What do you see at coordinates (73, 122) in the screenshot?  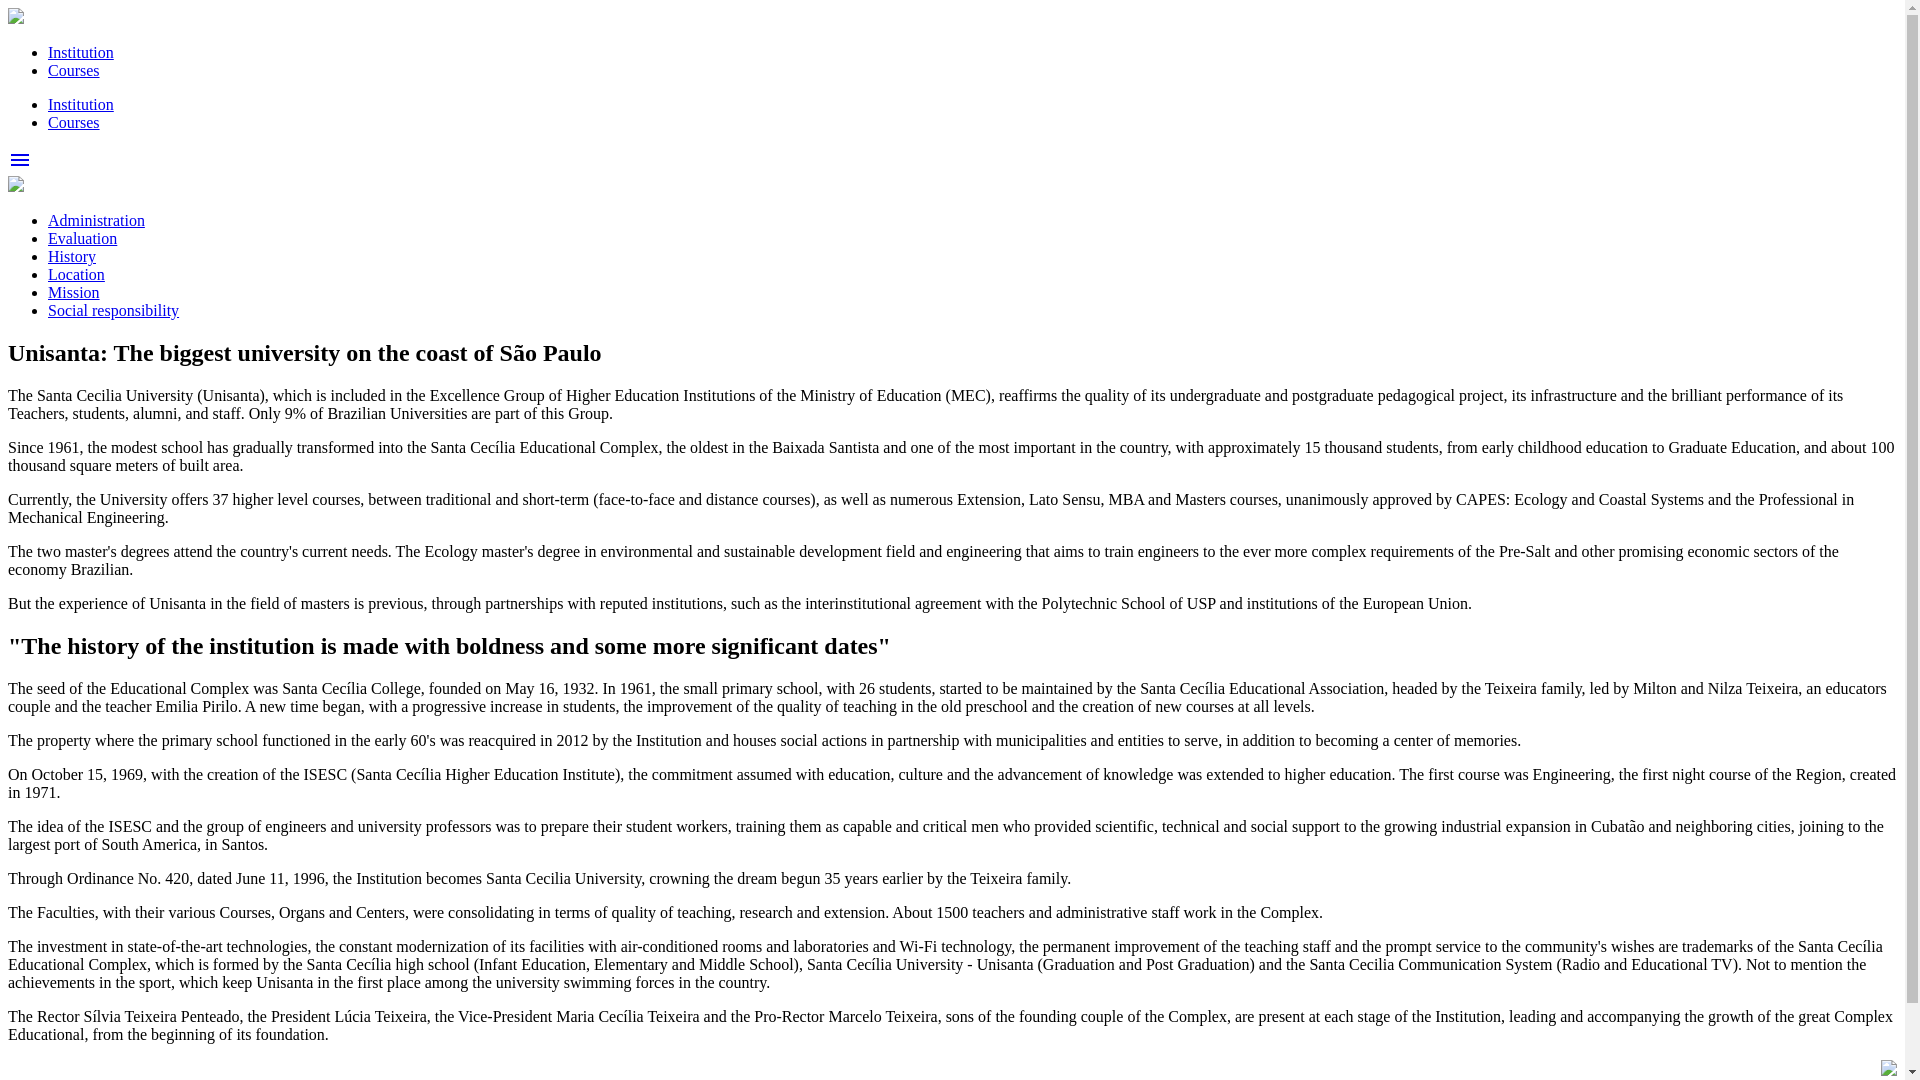 I see `'Courses'` at bounding box center [73, 122].